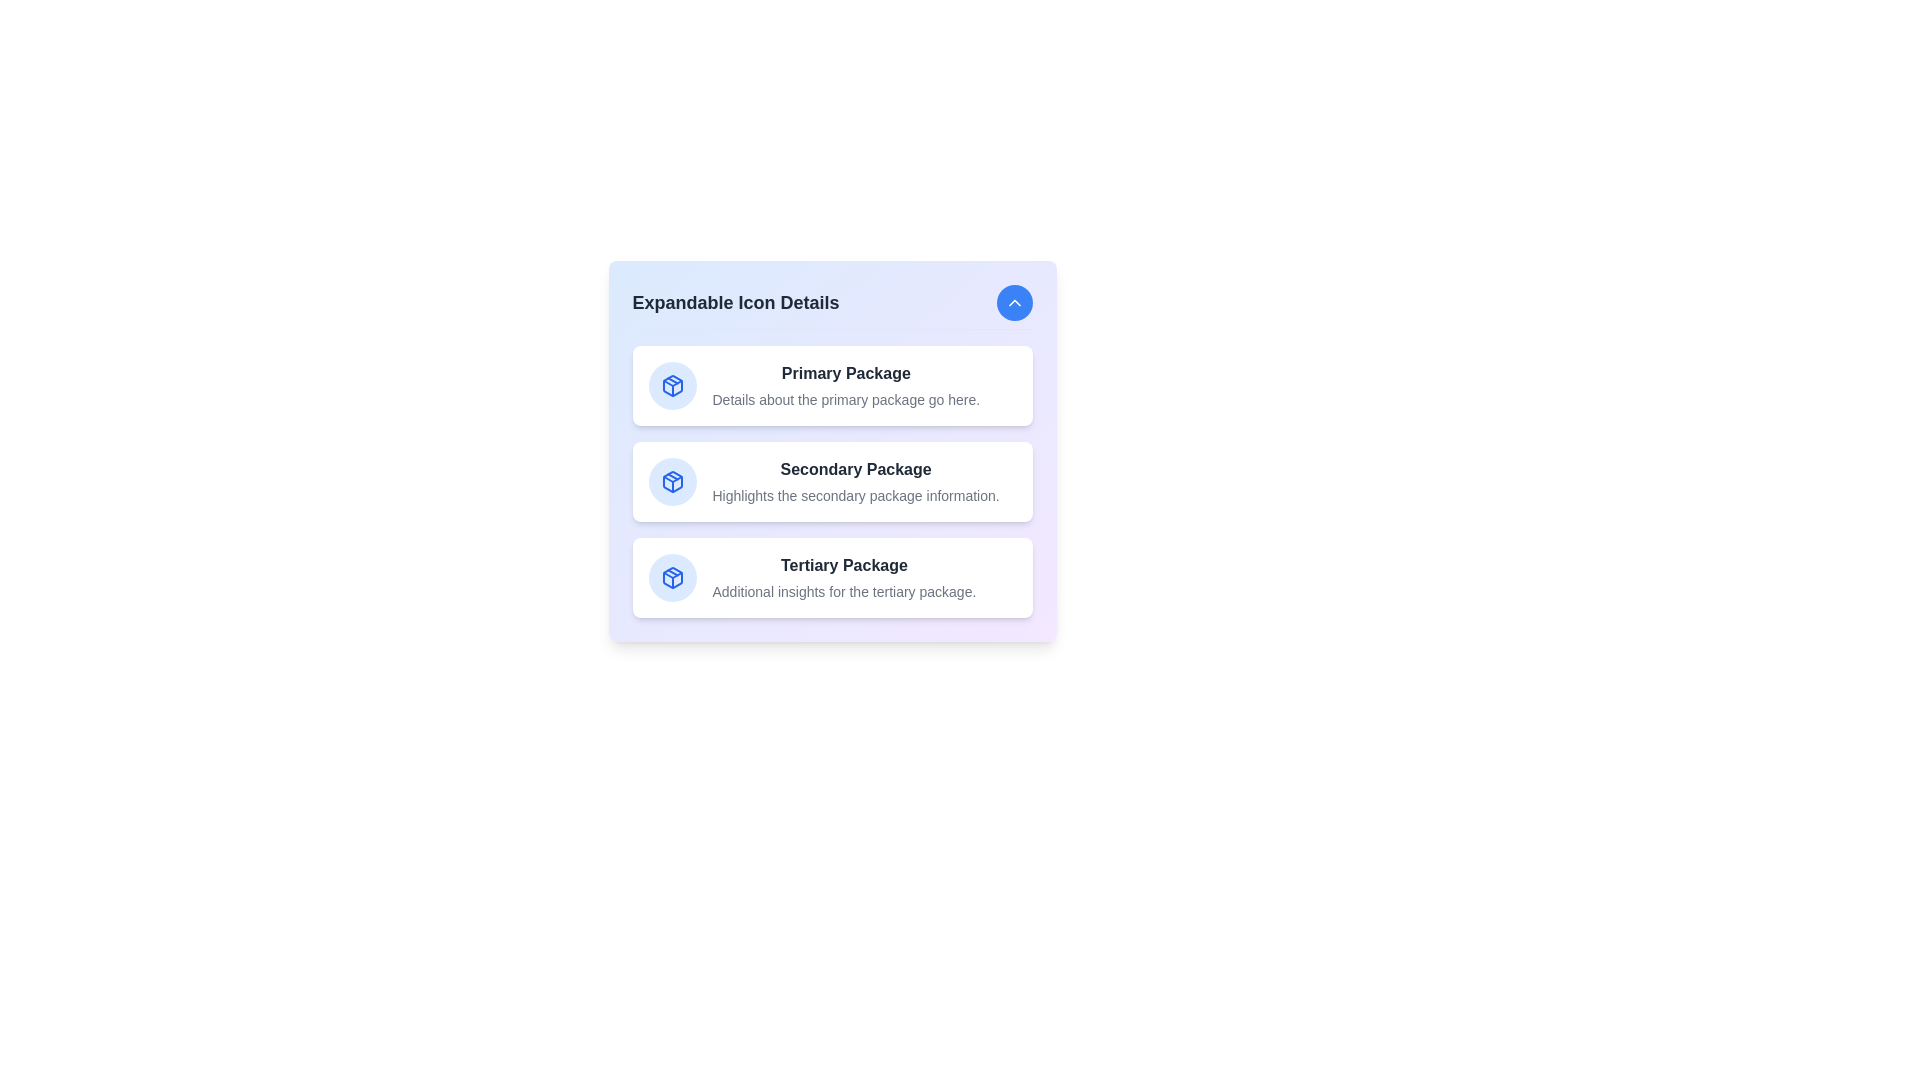  Describe the element at coordinates (672, 385) in the screenshot. I see `the Icon representing the 'Primary Package' section, which is located in the top-left corner of the first item in a vertical list within a card interface, adjacent to the 'Primary Package' text` at that location.